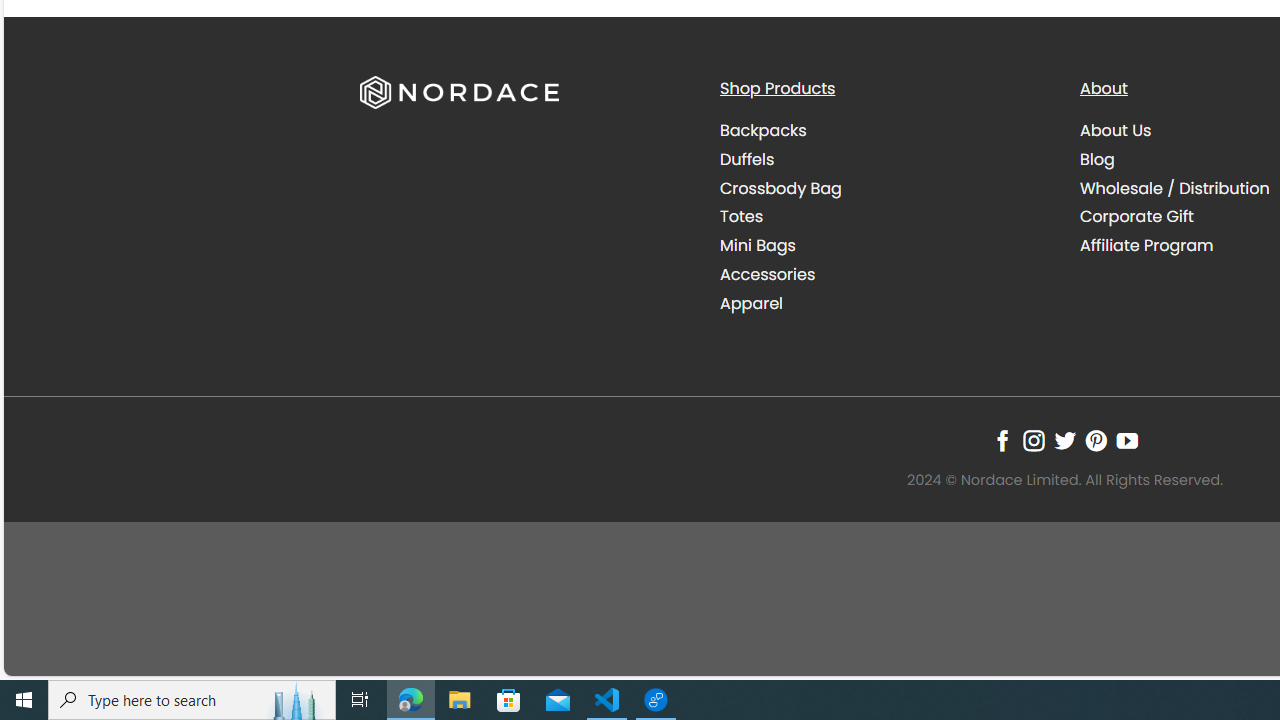 The image size is (1280, 720). Describe the element at coordinates (767, 273) in the screenshot. I see `'Accessories'` at that location.